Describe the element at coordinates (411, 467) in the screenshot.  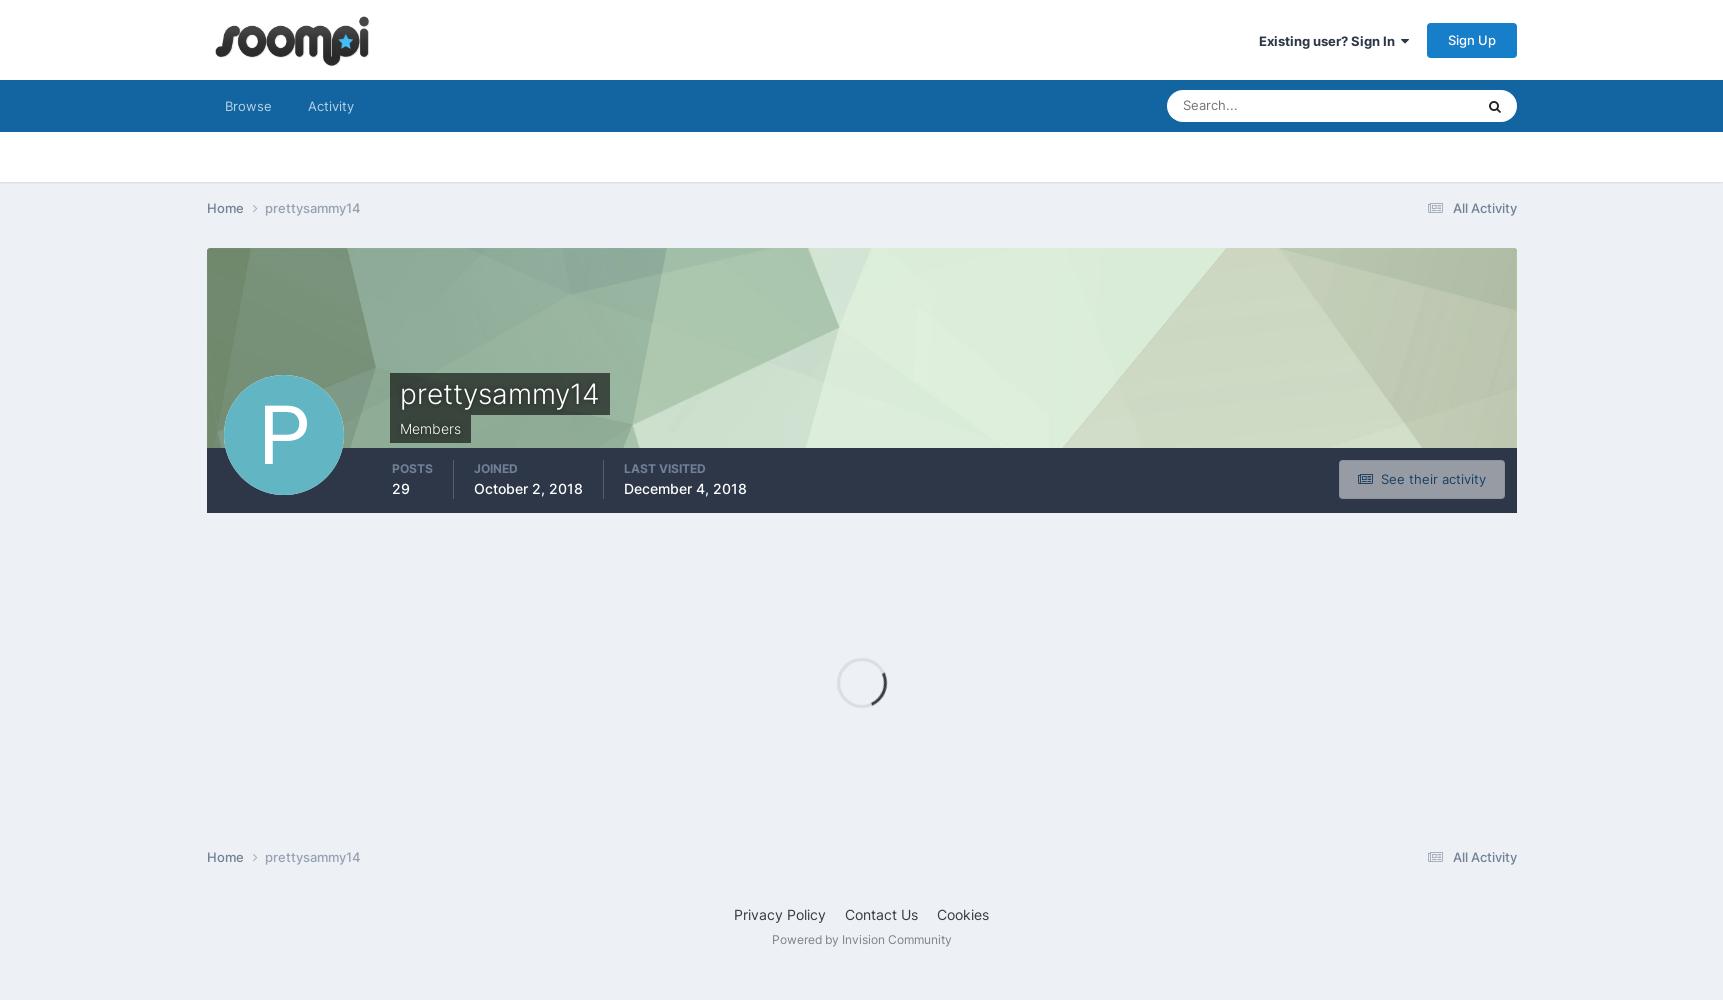
I see `'Posts'` at that location.